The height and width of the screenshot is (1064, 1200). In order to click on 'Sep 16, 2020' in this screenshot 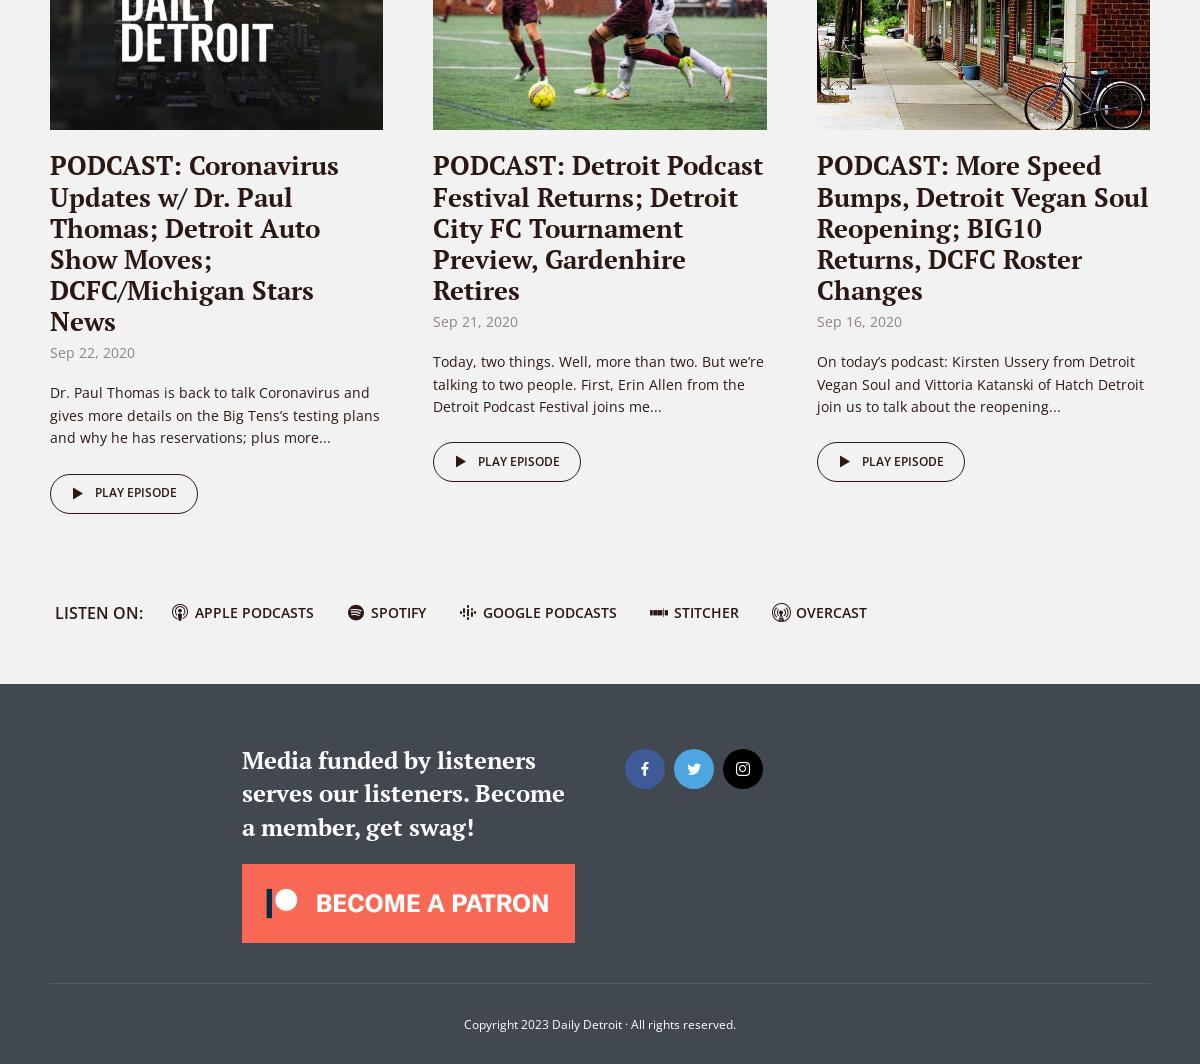, I will do `click(857, 321)`.